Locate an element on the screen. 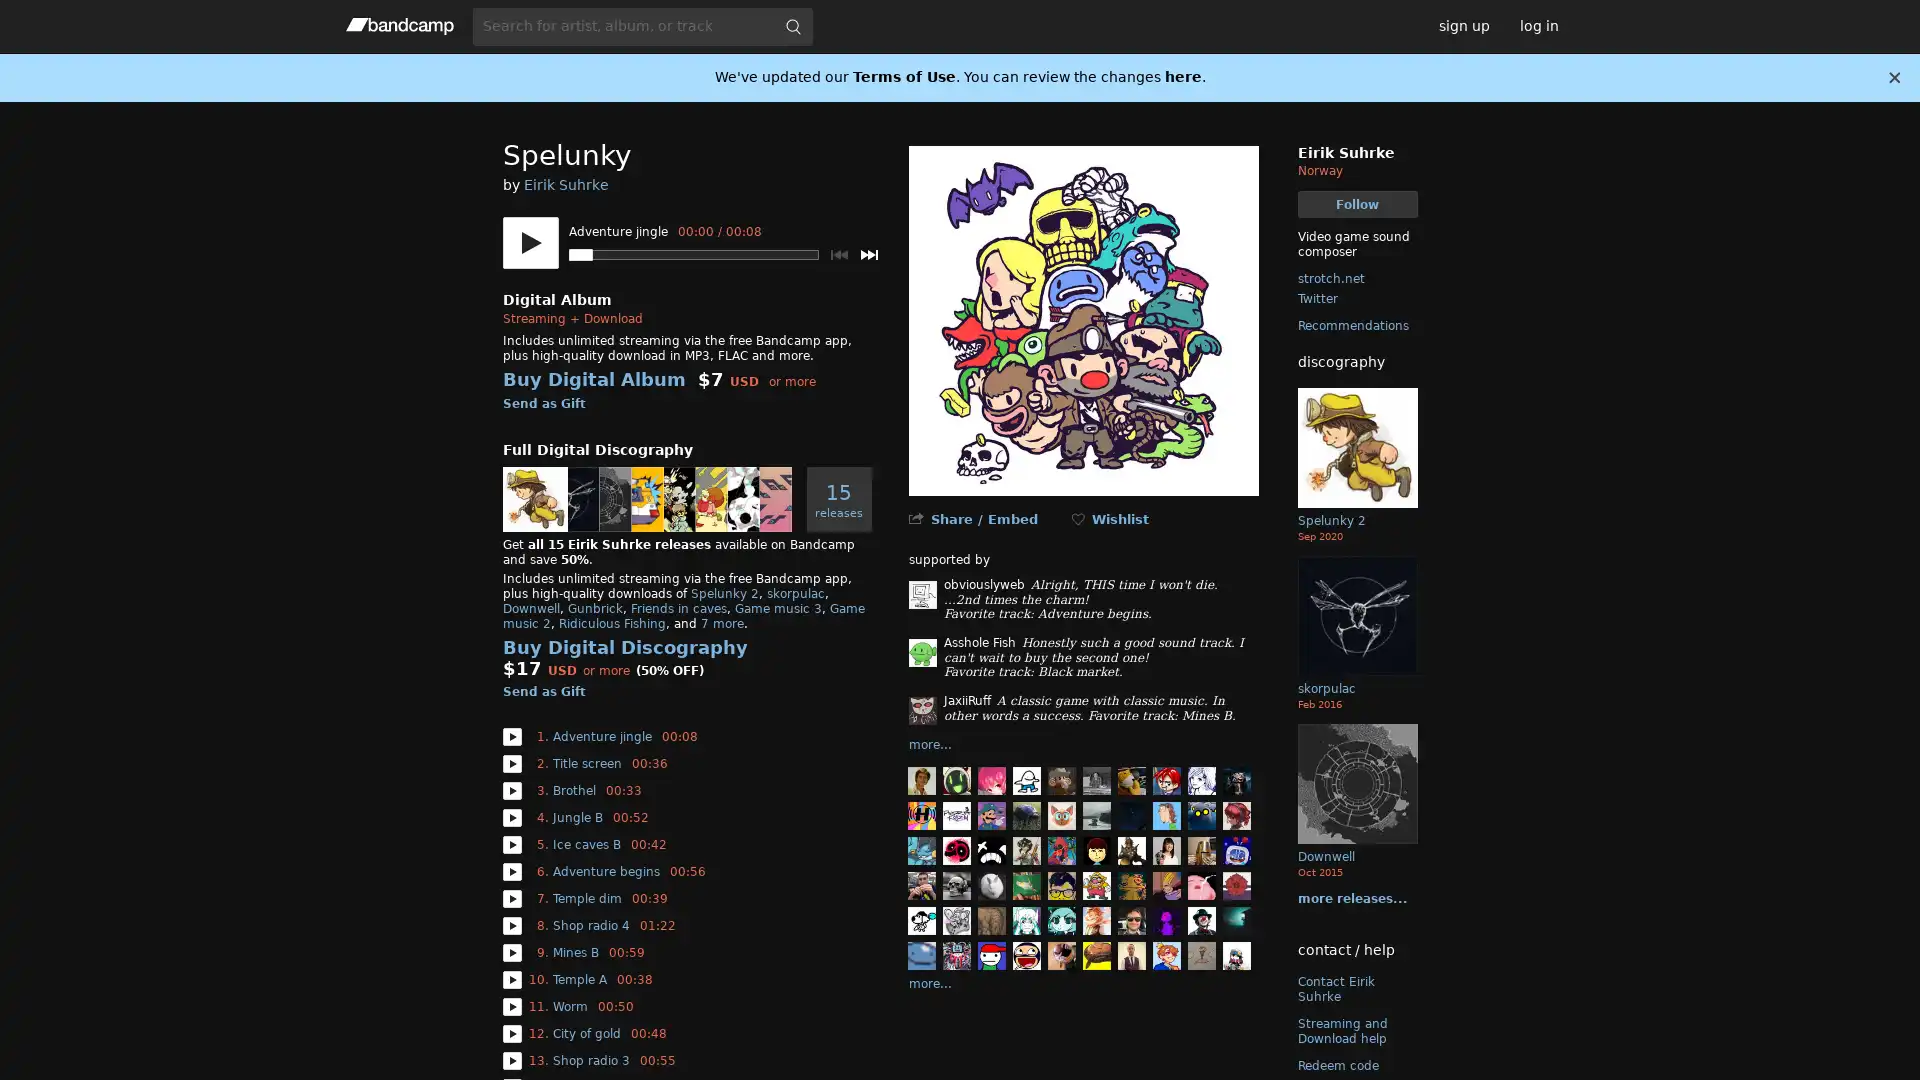 The image size is (1920, 1080). Share / Embed is located at coordinates (983, 518).